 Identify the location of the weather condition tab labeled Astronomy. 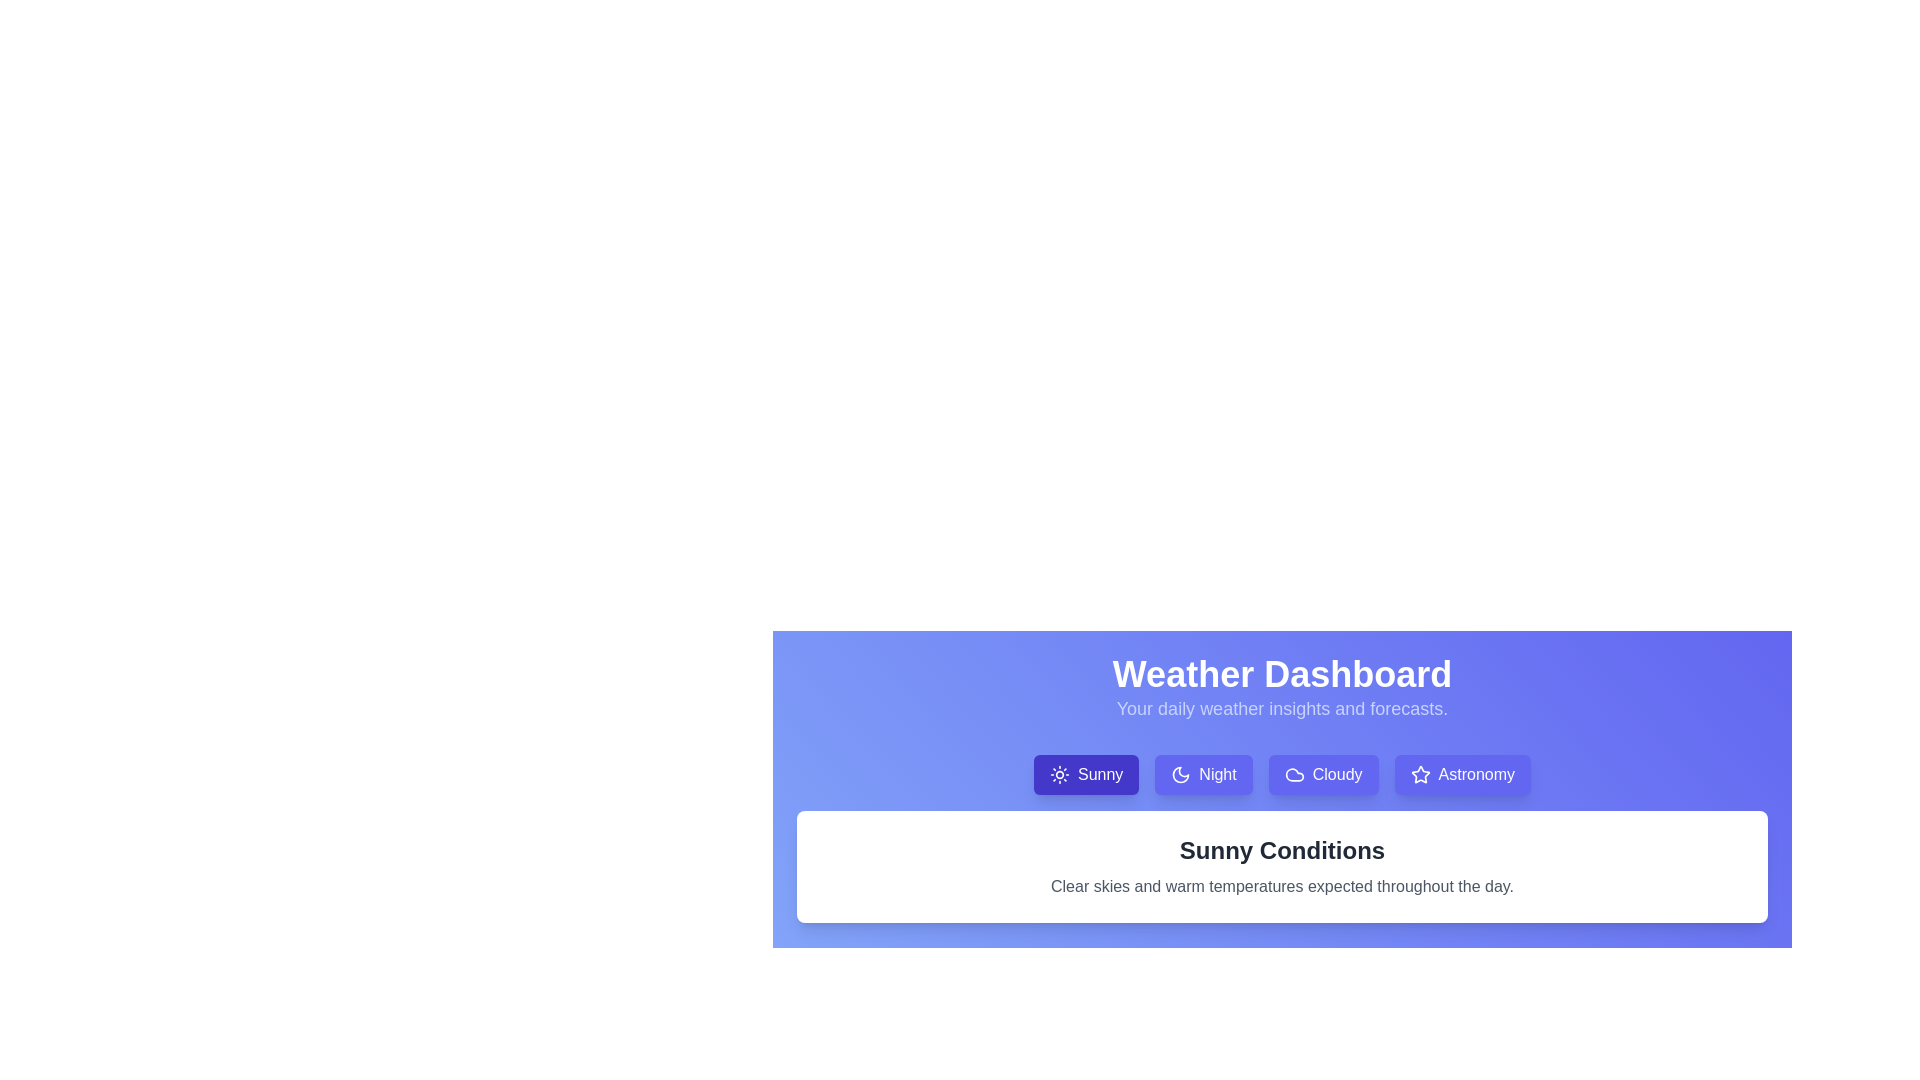
(1462, 774).